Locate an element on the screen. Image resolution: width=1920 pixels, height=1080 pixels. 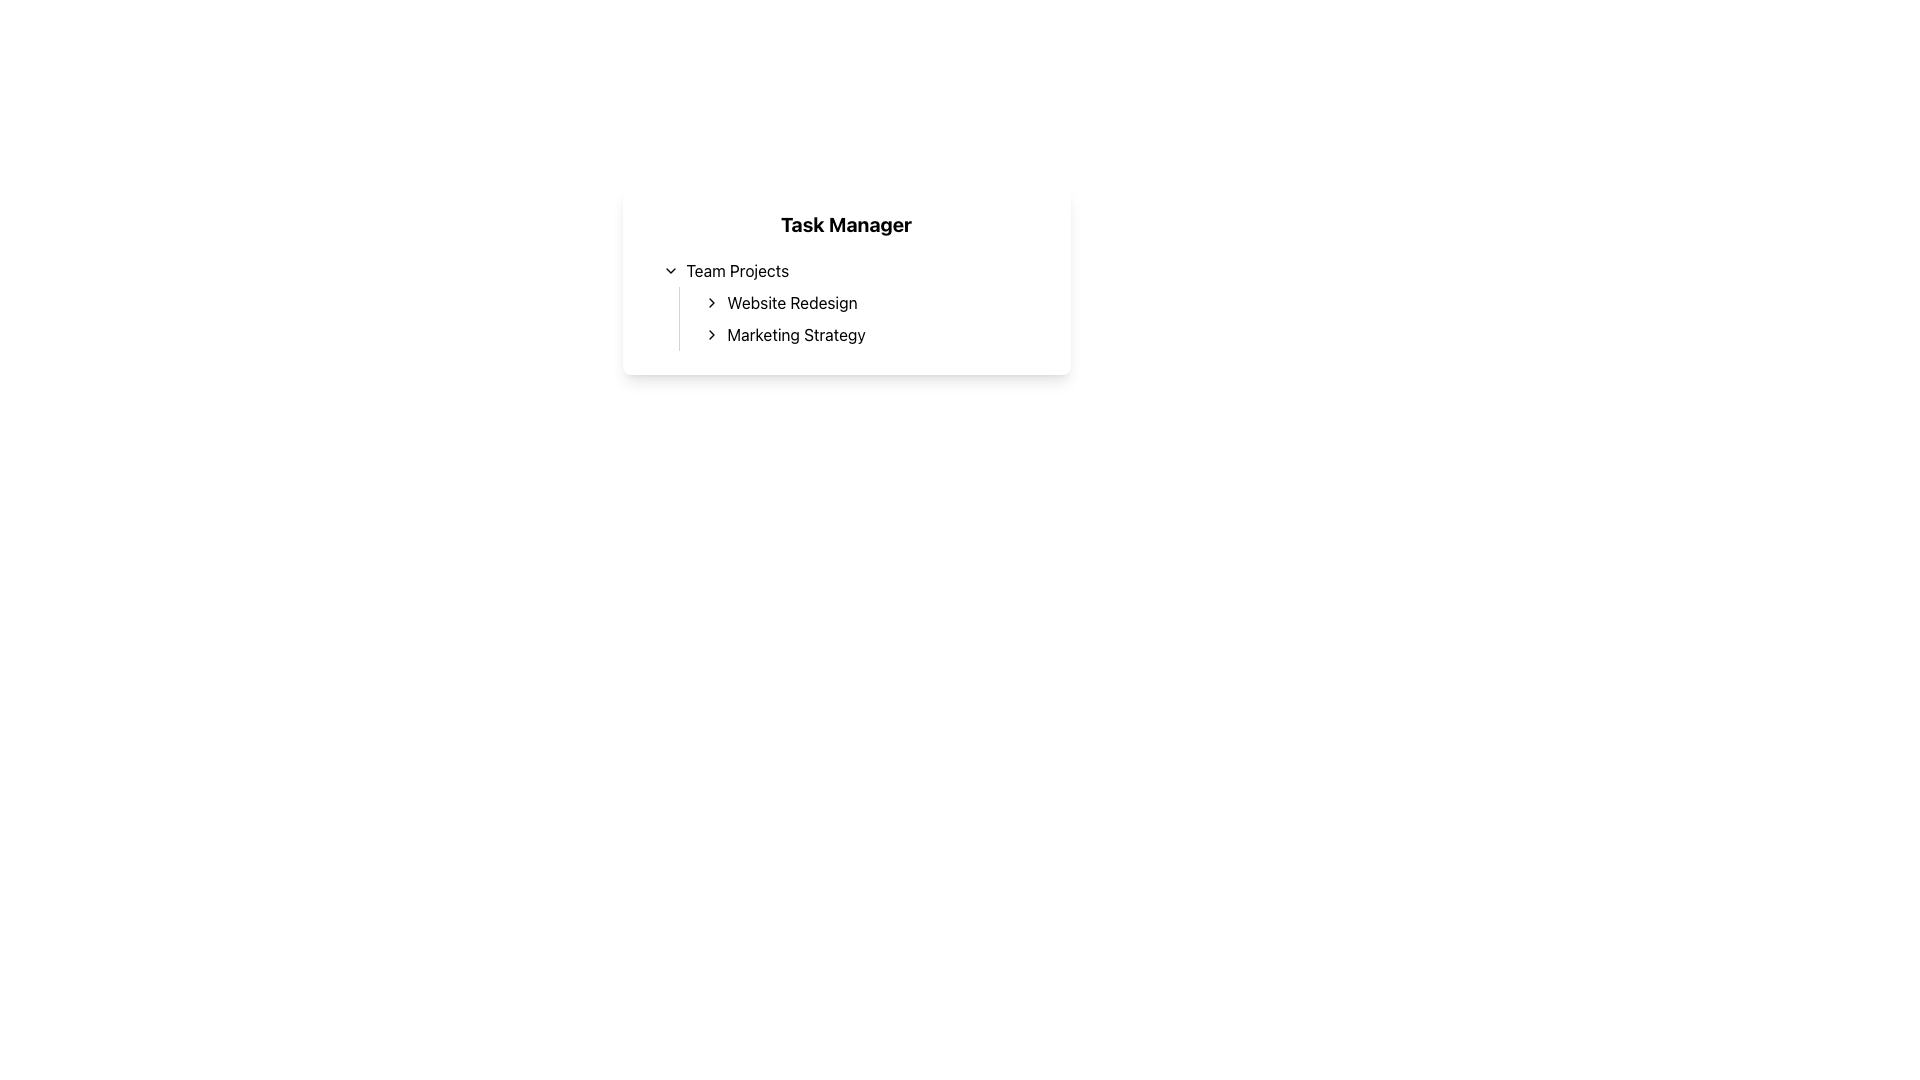
the rightward-pointing chevron icon that indicates navigation or expansion next to the text 'Website Redesign' is located at coordinates (711, 303).